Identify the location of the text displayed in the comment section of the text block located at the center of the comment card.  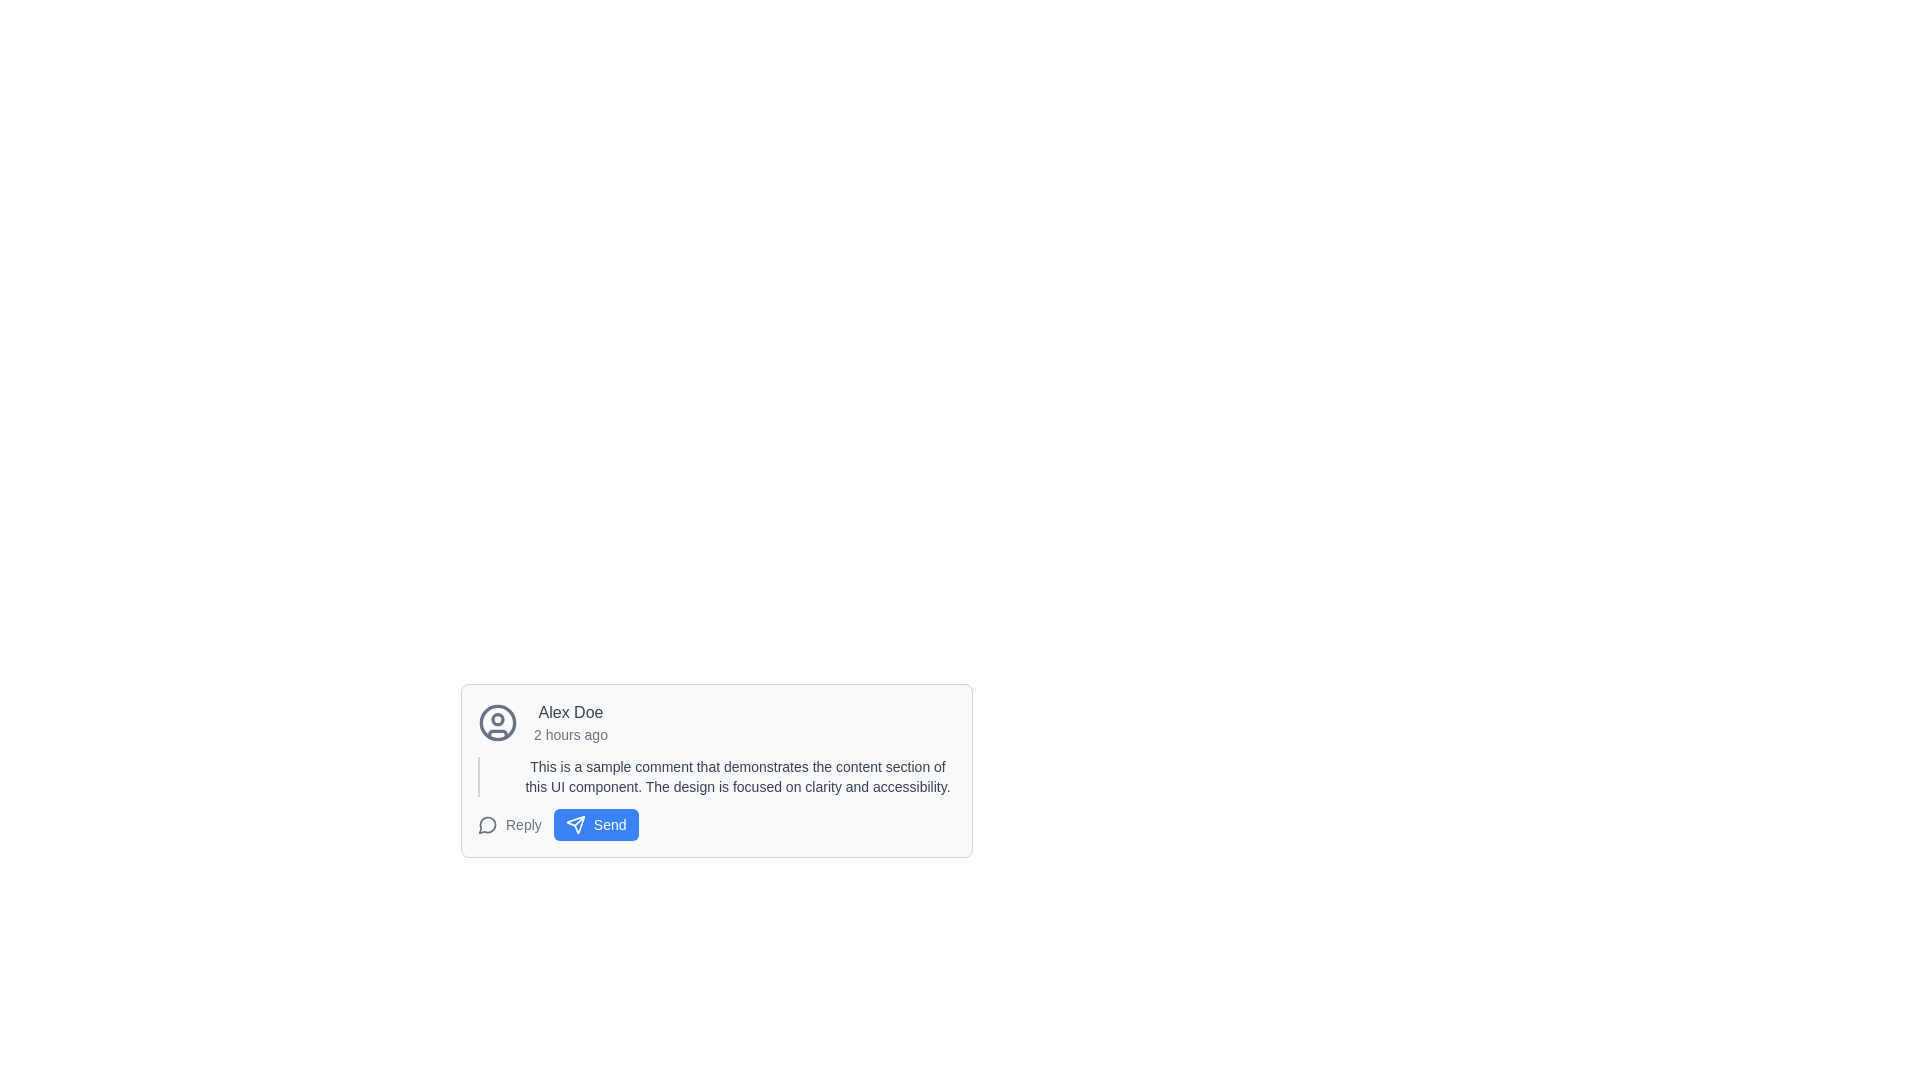
(737, 775).